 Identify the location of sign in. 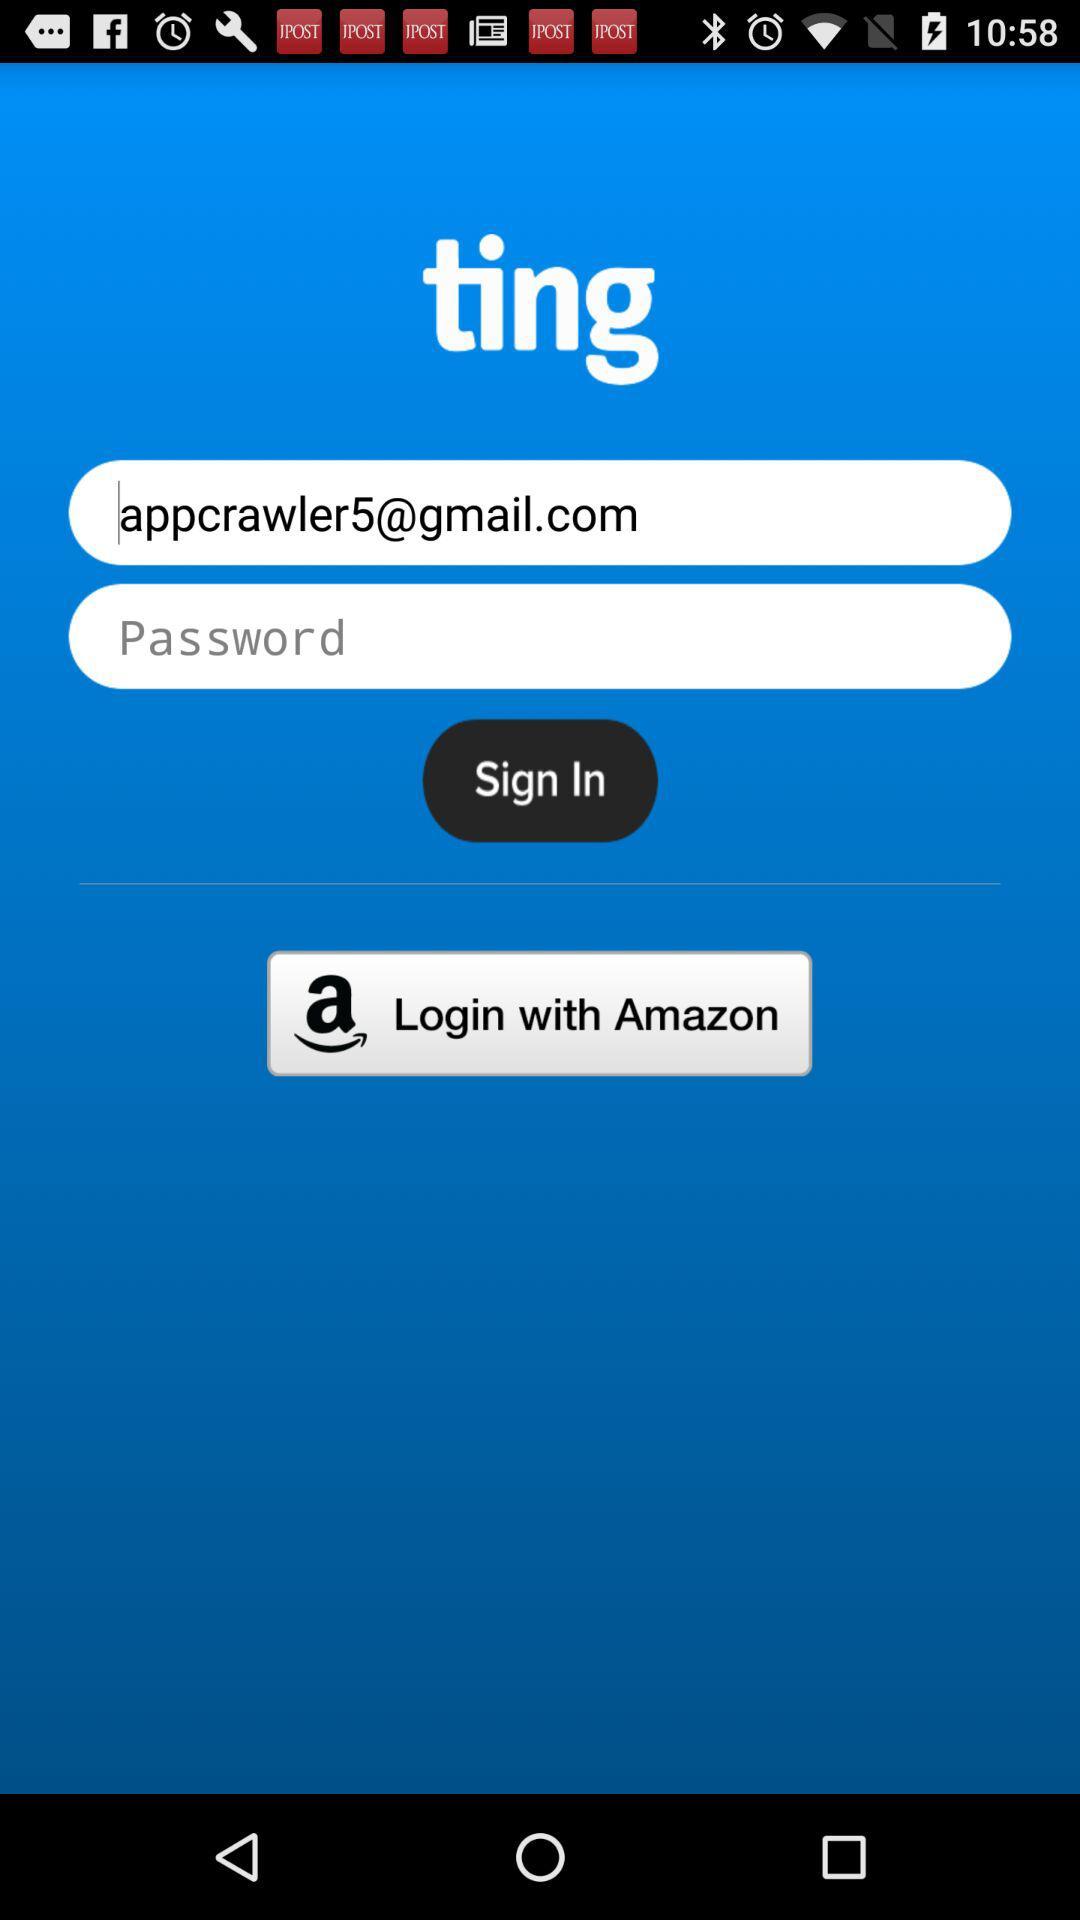
(538, 779).